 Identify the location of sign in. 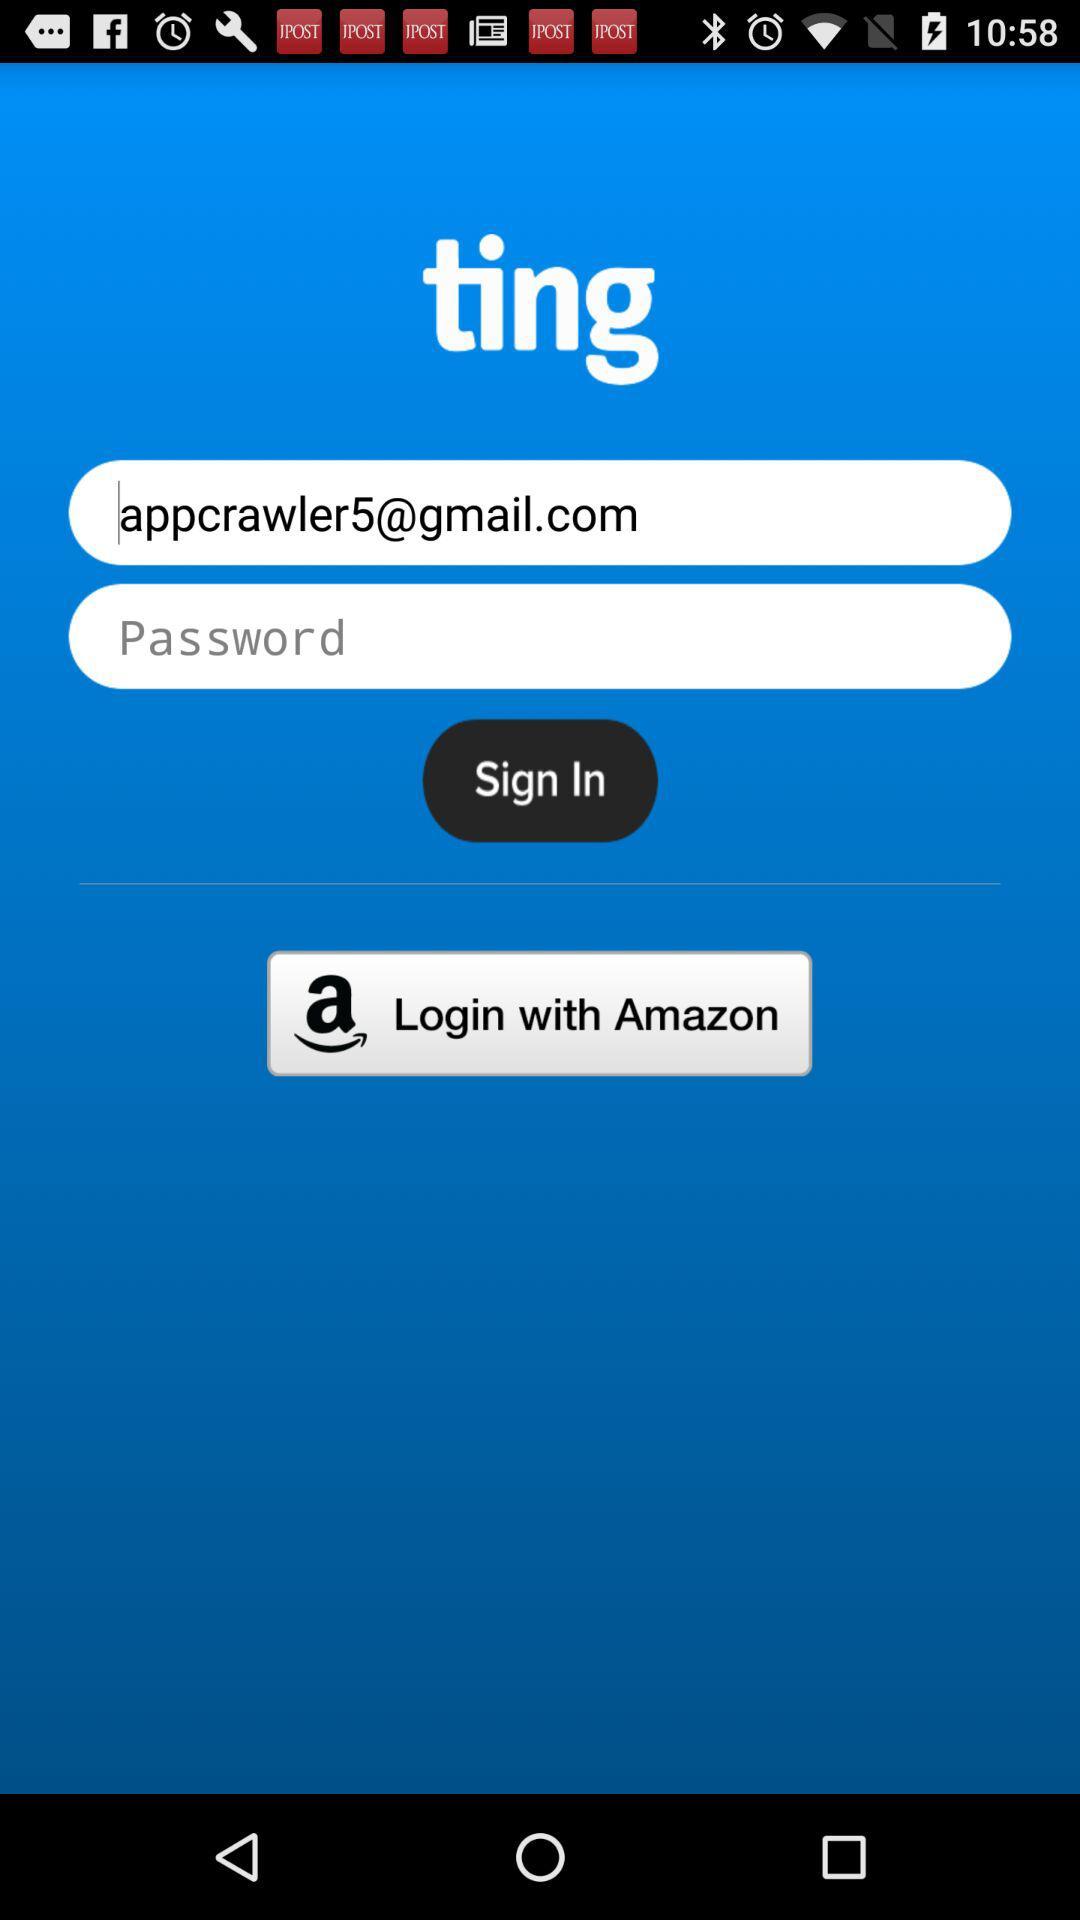
(538, 779).